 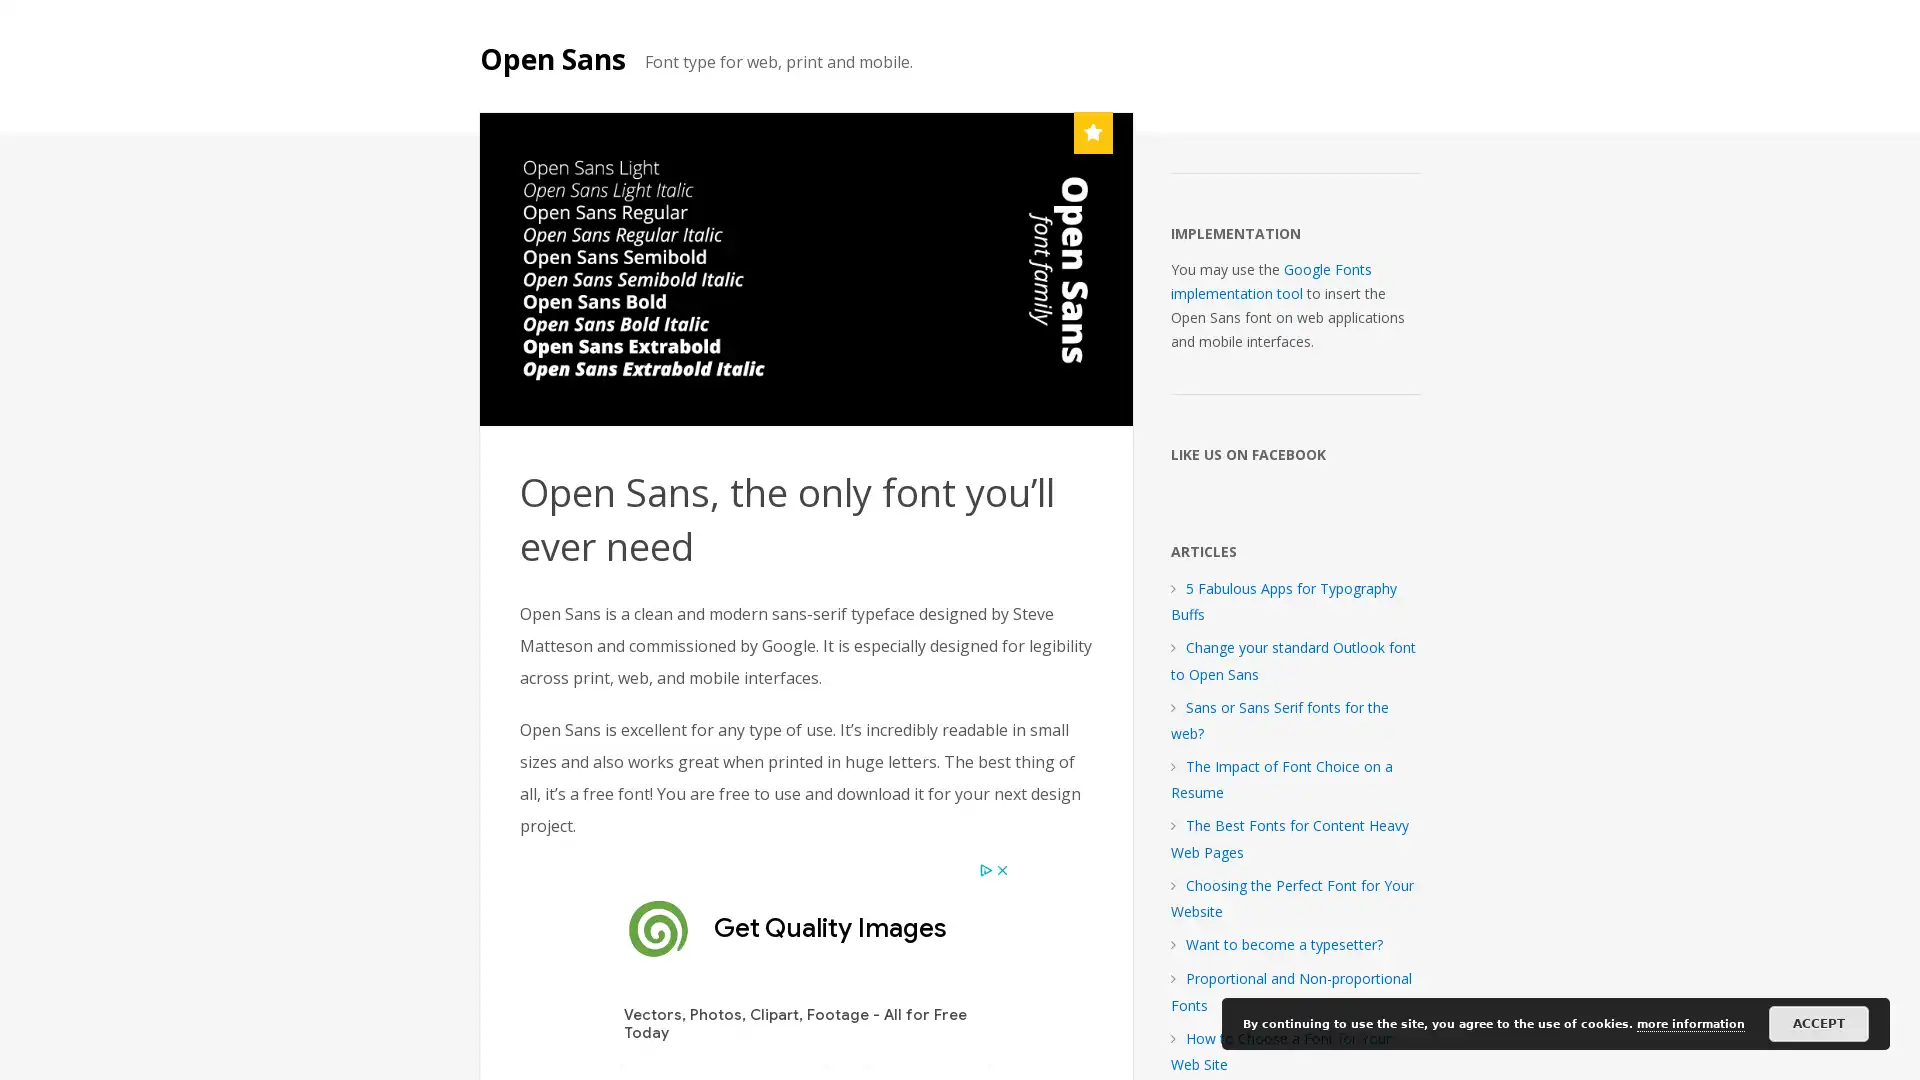 I want to click on ACCEPT, so click(x=1819, y=1023).